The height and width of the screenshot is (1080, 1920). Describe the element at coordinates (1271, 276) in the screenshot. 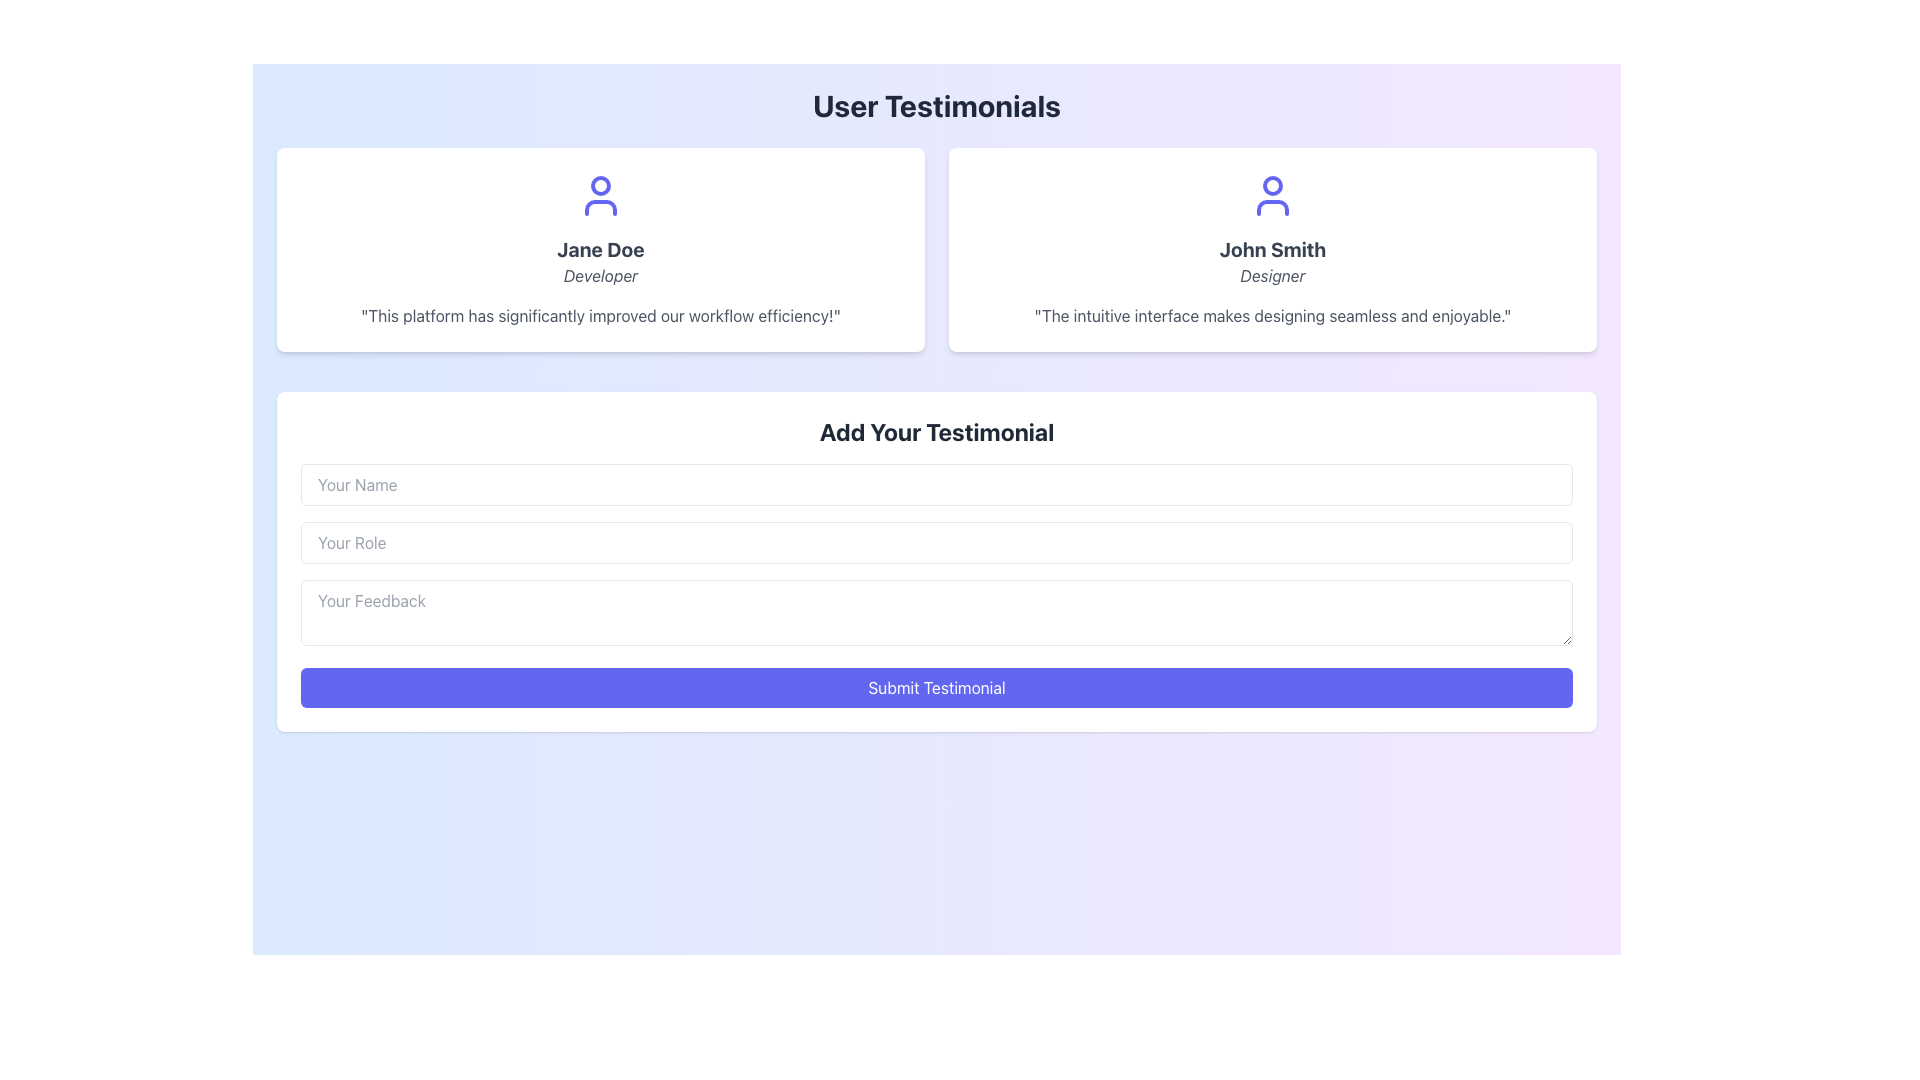

I see `the Text Label that indicates the role or job title of John Smith, located within the User Testimonials section, directly below the bold text of 'John Smith'` at that location.